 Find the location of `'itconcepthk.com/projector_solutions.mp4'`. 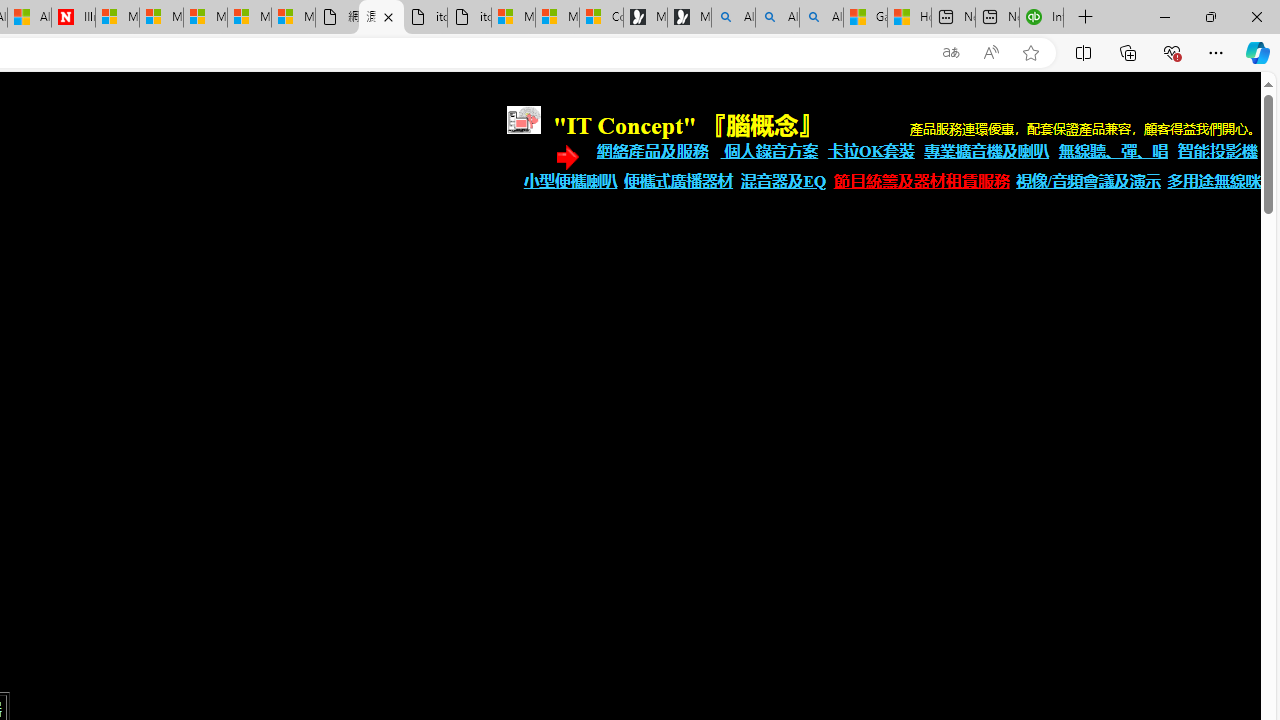

'itconcepthk.com/projector_solutions.mp4' is located at coordinates (468, 17).